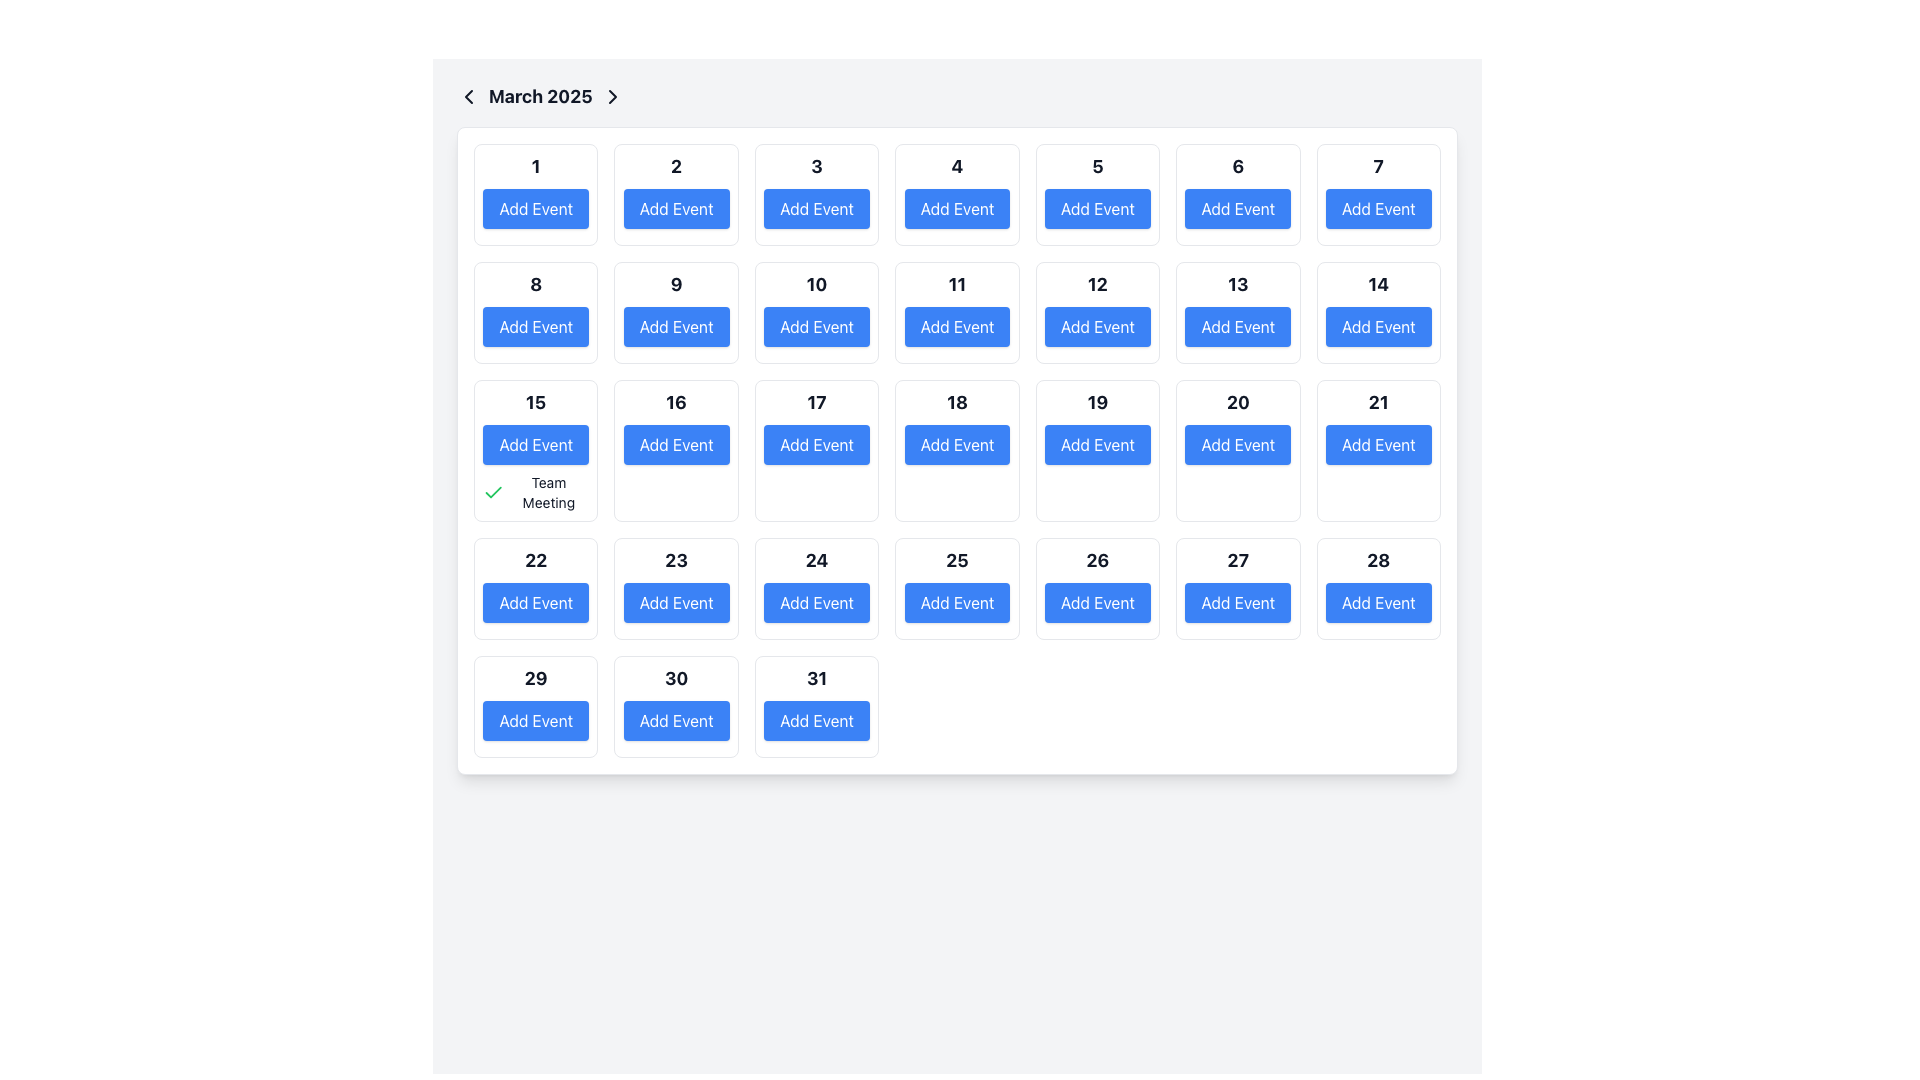 The image size is (1920, 1080). What do you see at coordinates (956, 402) in the screenshot?
I see `the bold, large-sized static text displaying the number '18' located in the March 18 calendar cell, positioned above the 'Add Event' button` at bounding box center [956, 402].